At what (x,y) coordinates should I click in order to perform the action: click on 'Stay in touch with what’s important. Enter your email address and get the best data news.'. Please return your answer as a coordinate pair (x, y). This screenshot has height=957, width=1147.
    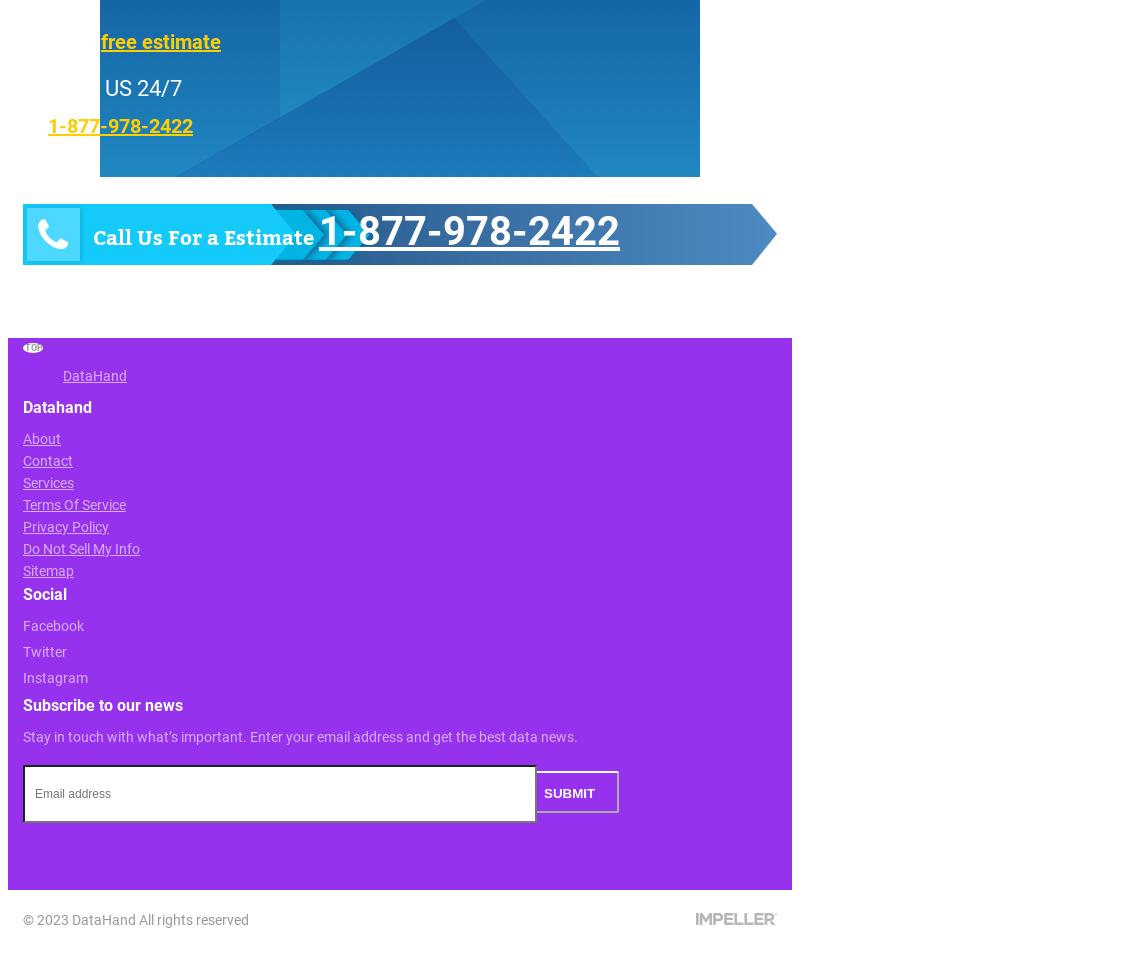
    Looking at the image, I should click on (300, 736).